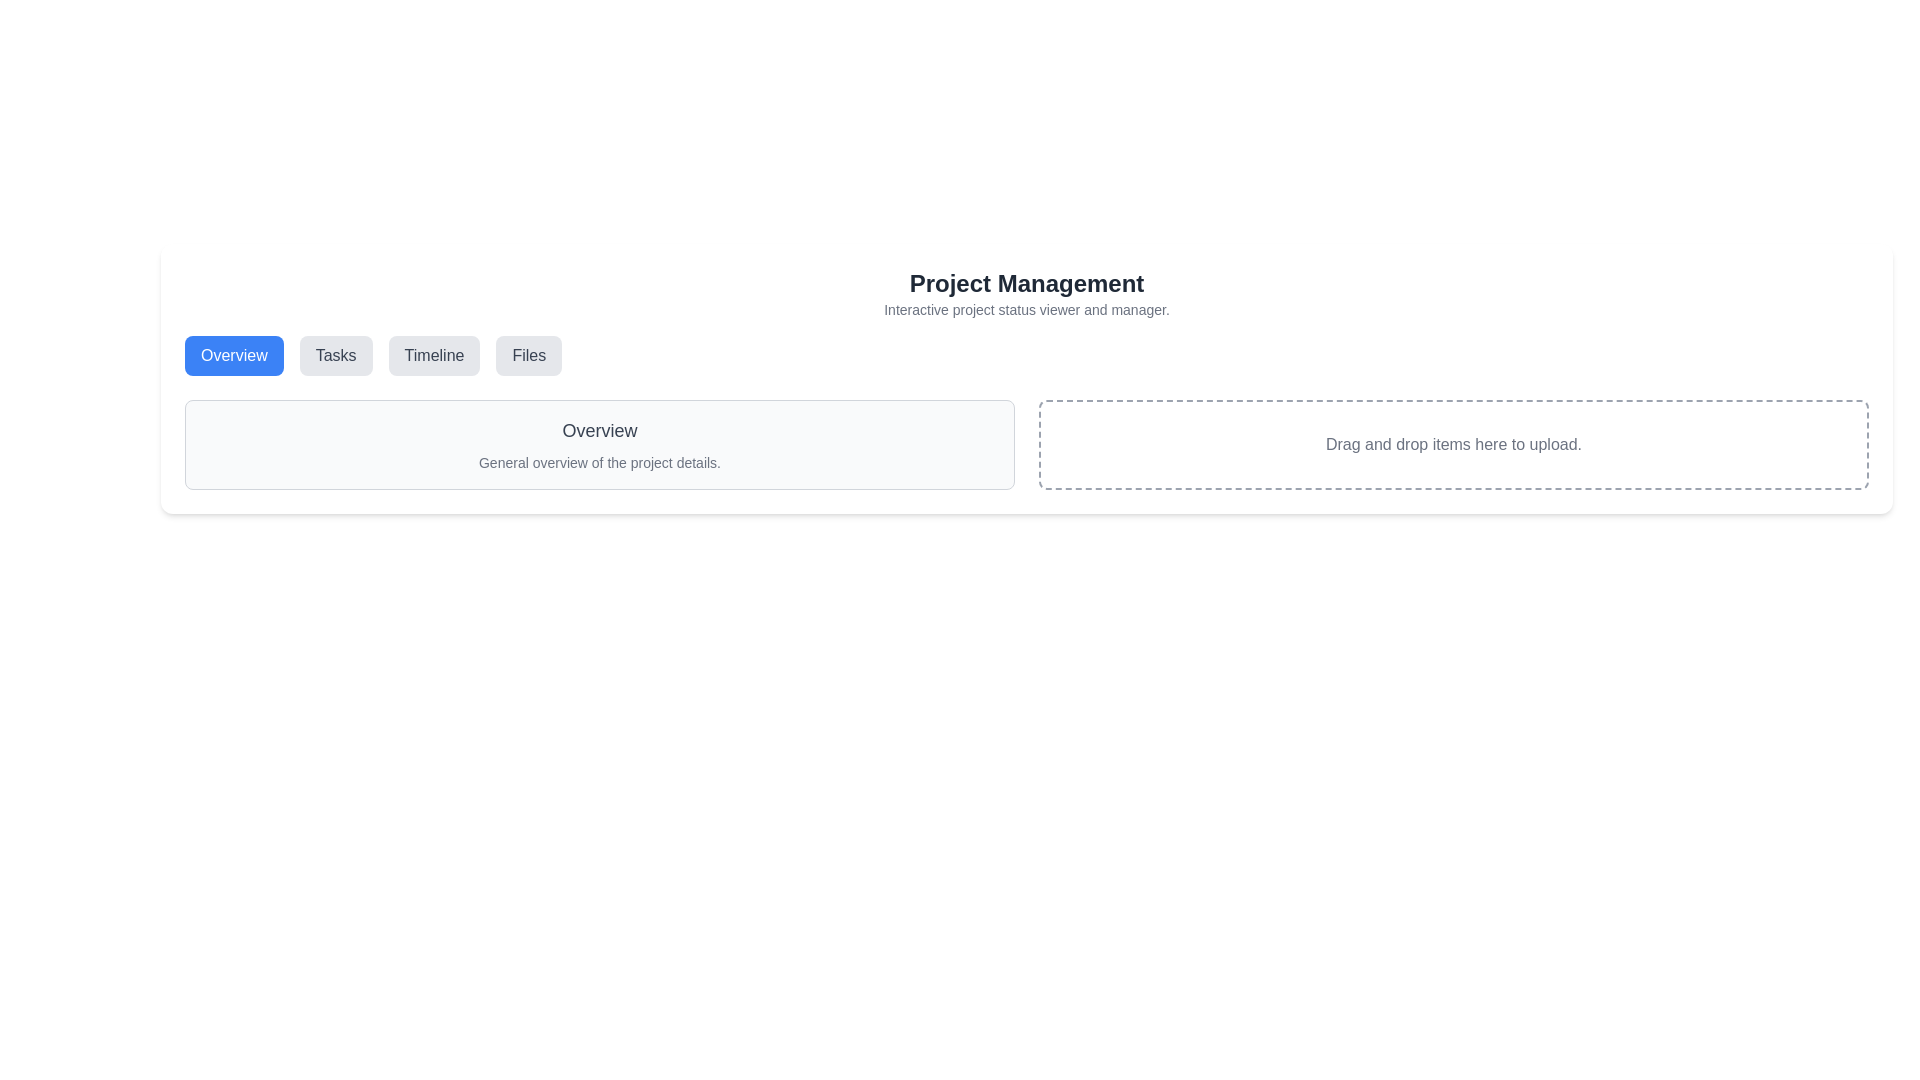 The height and width of the screenshot is (1080, 1920). I want to click on the 'Tasks' button, which is the second button from the left, so click(336, 354).